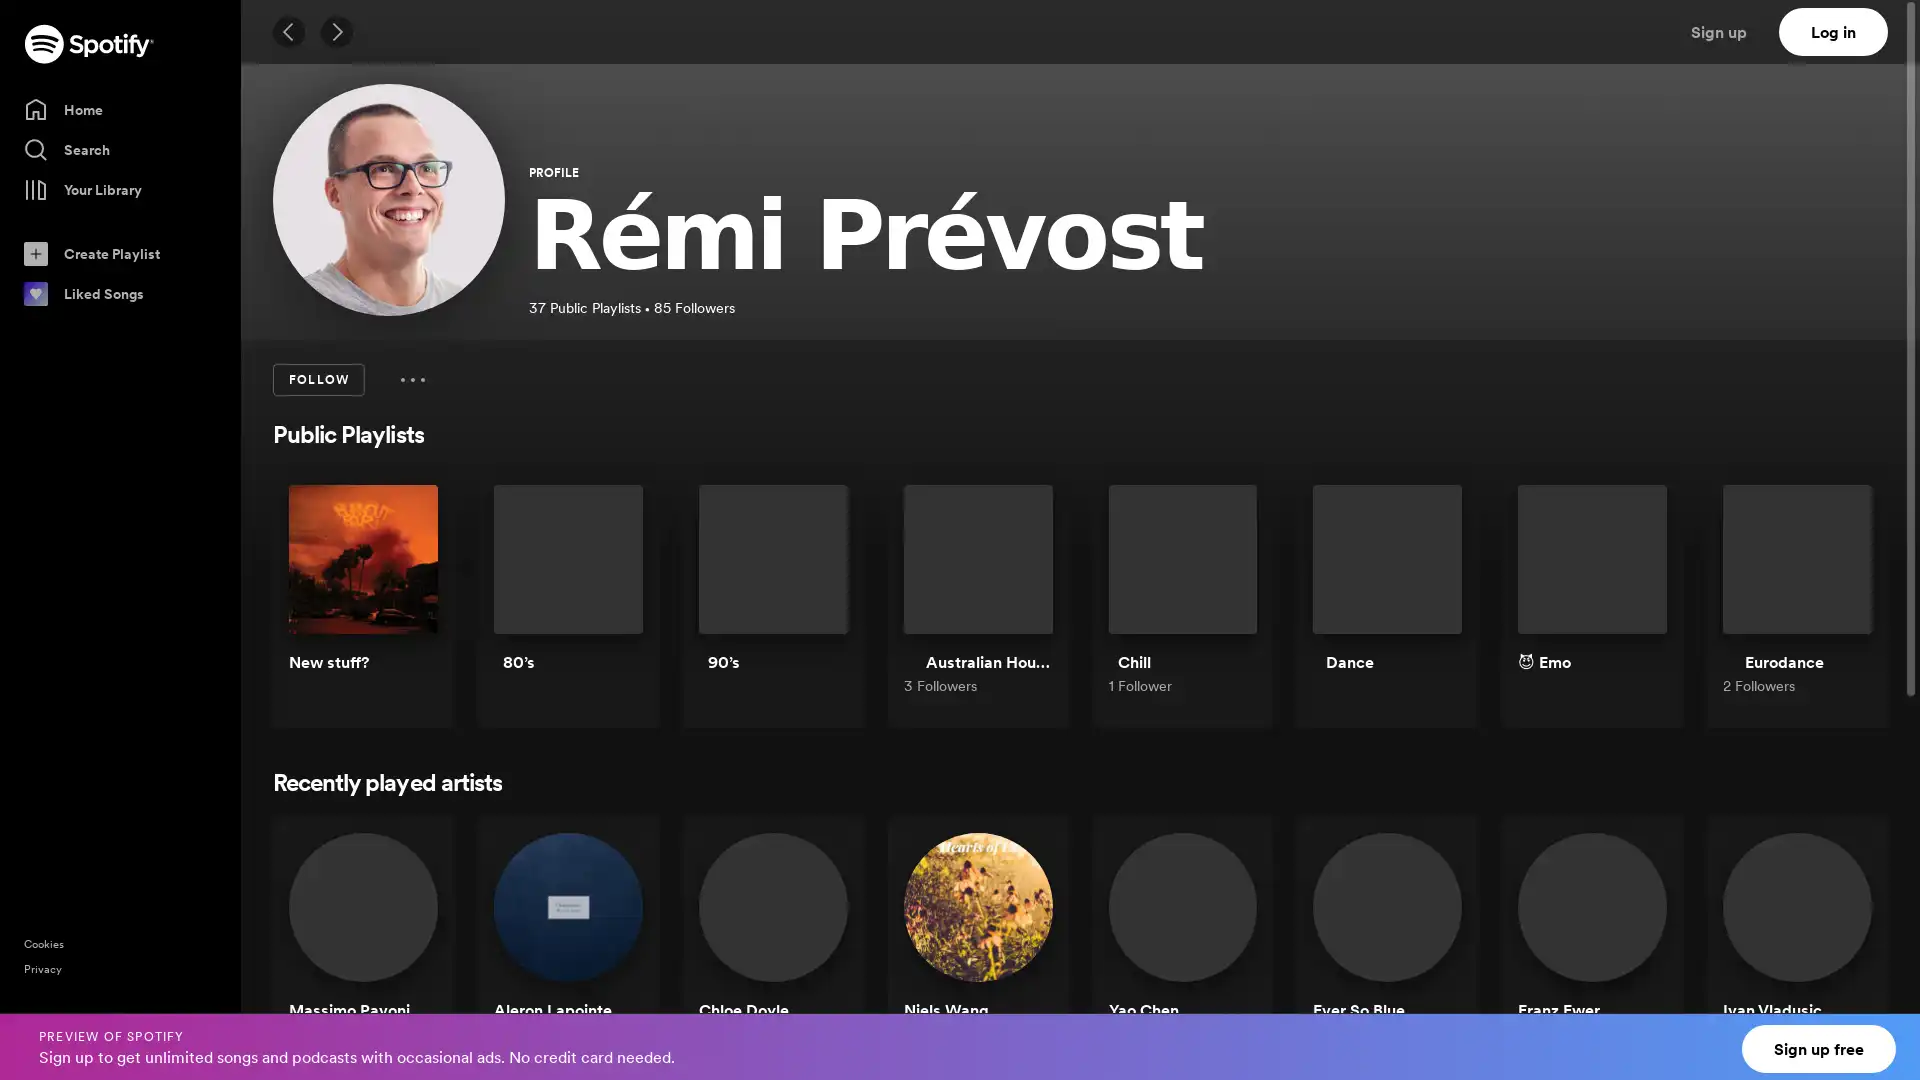 The height and width of the screenshot is (1080, 1920). I want to click on Sign up free, so click(1819, 1048).